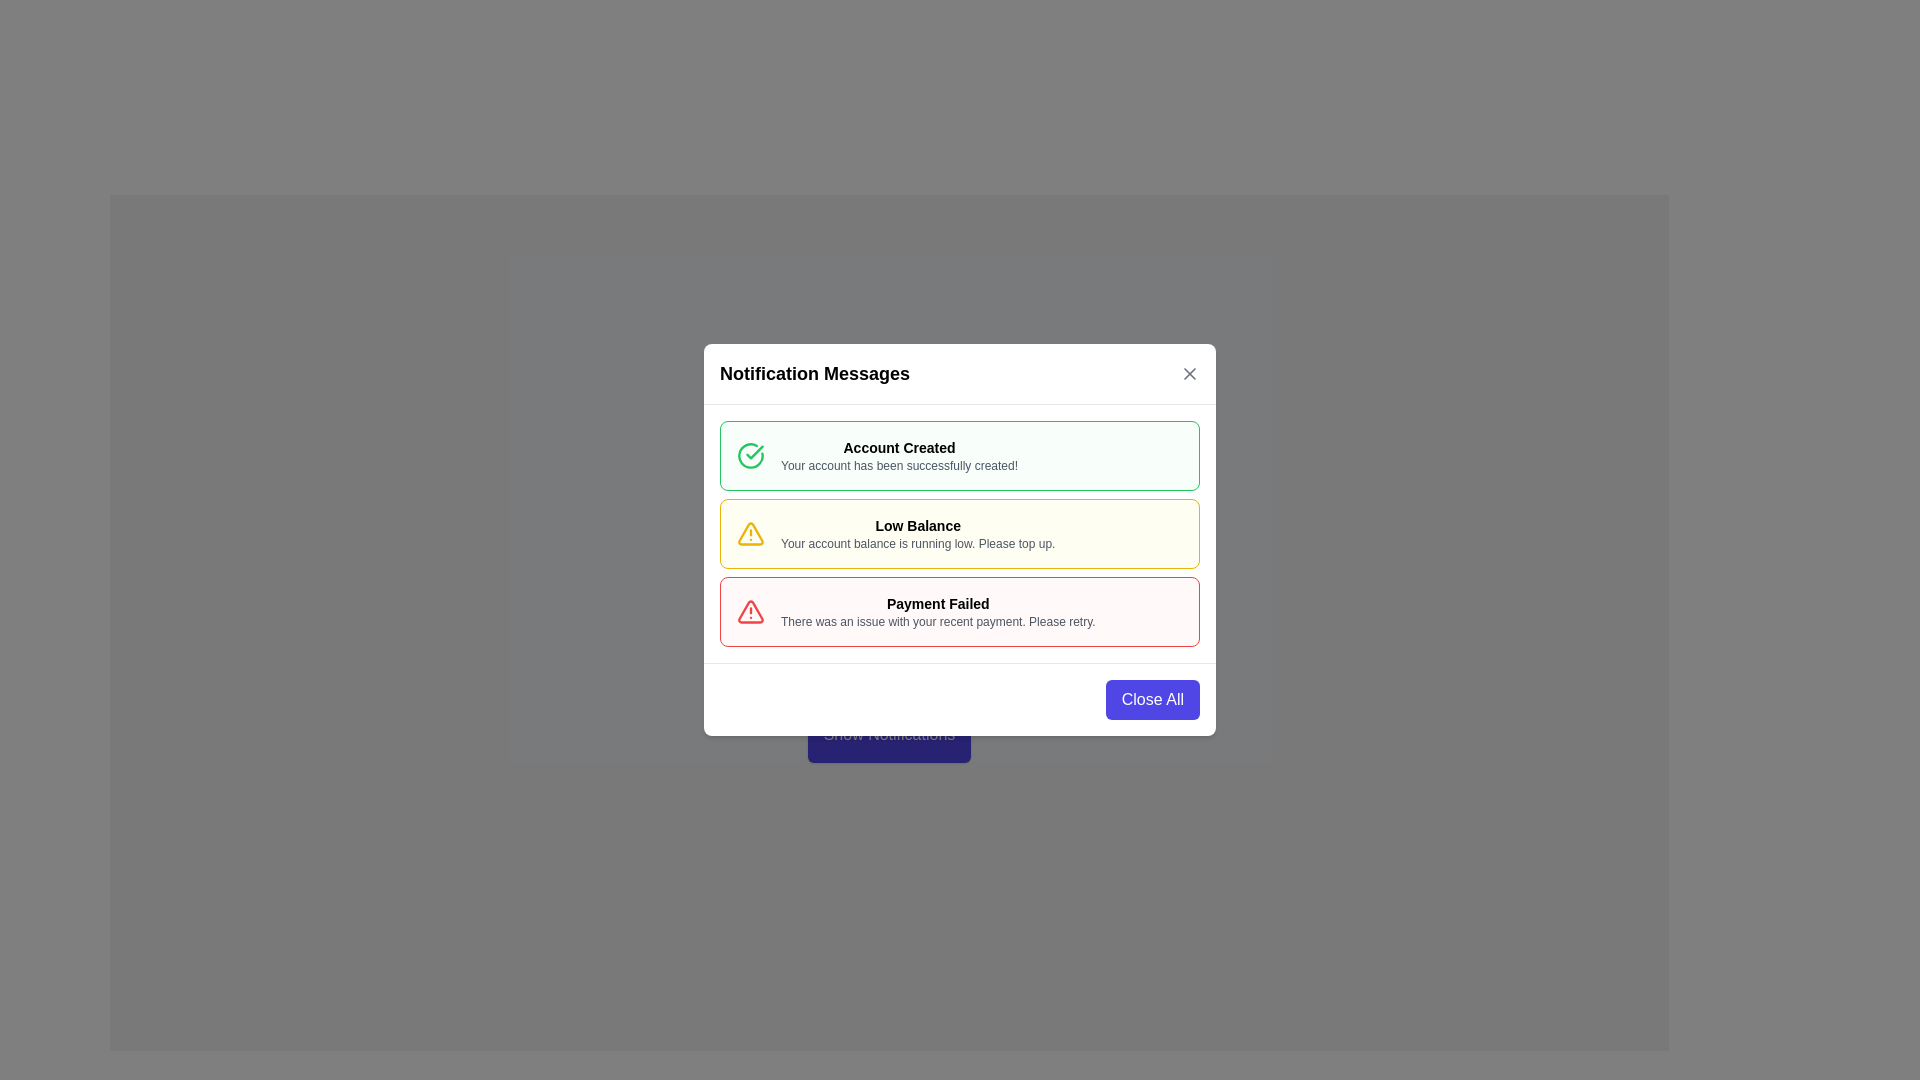  Describe the element at coordinates (898, 446) in the screenshot. I see `the text label stating 'Account Created' located at the top of the green-bordered notification card in the 'Notification Messages' modal dialog` at that location.